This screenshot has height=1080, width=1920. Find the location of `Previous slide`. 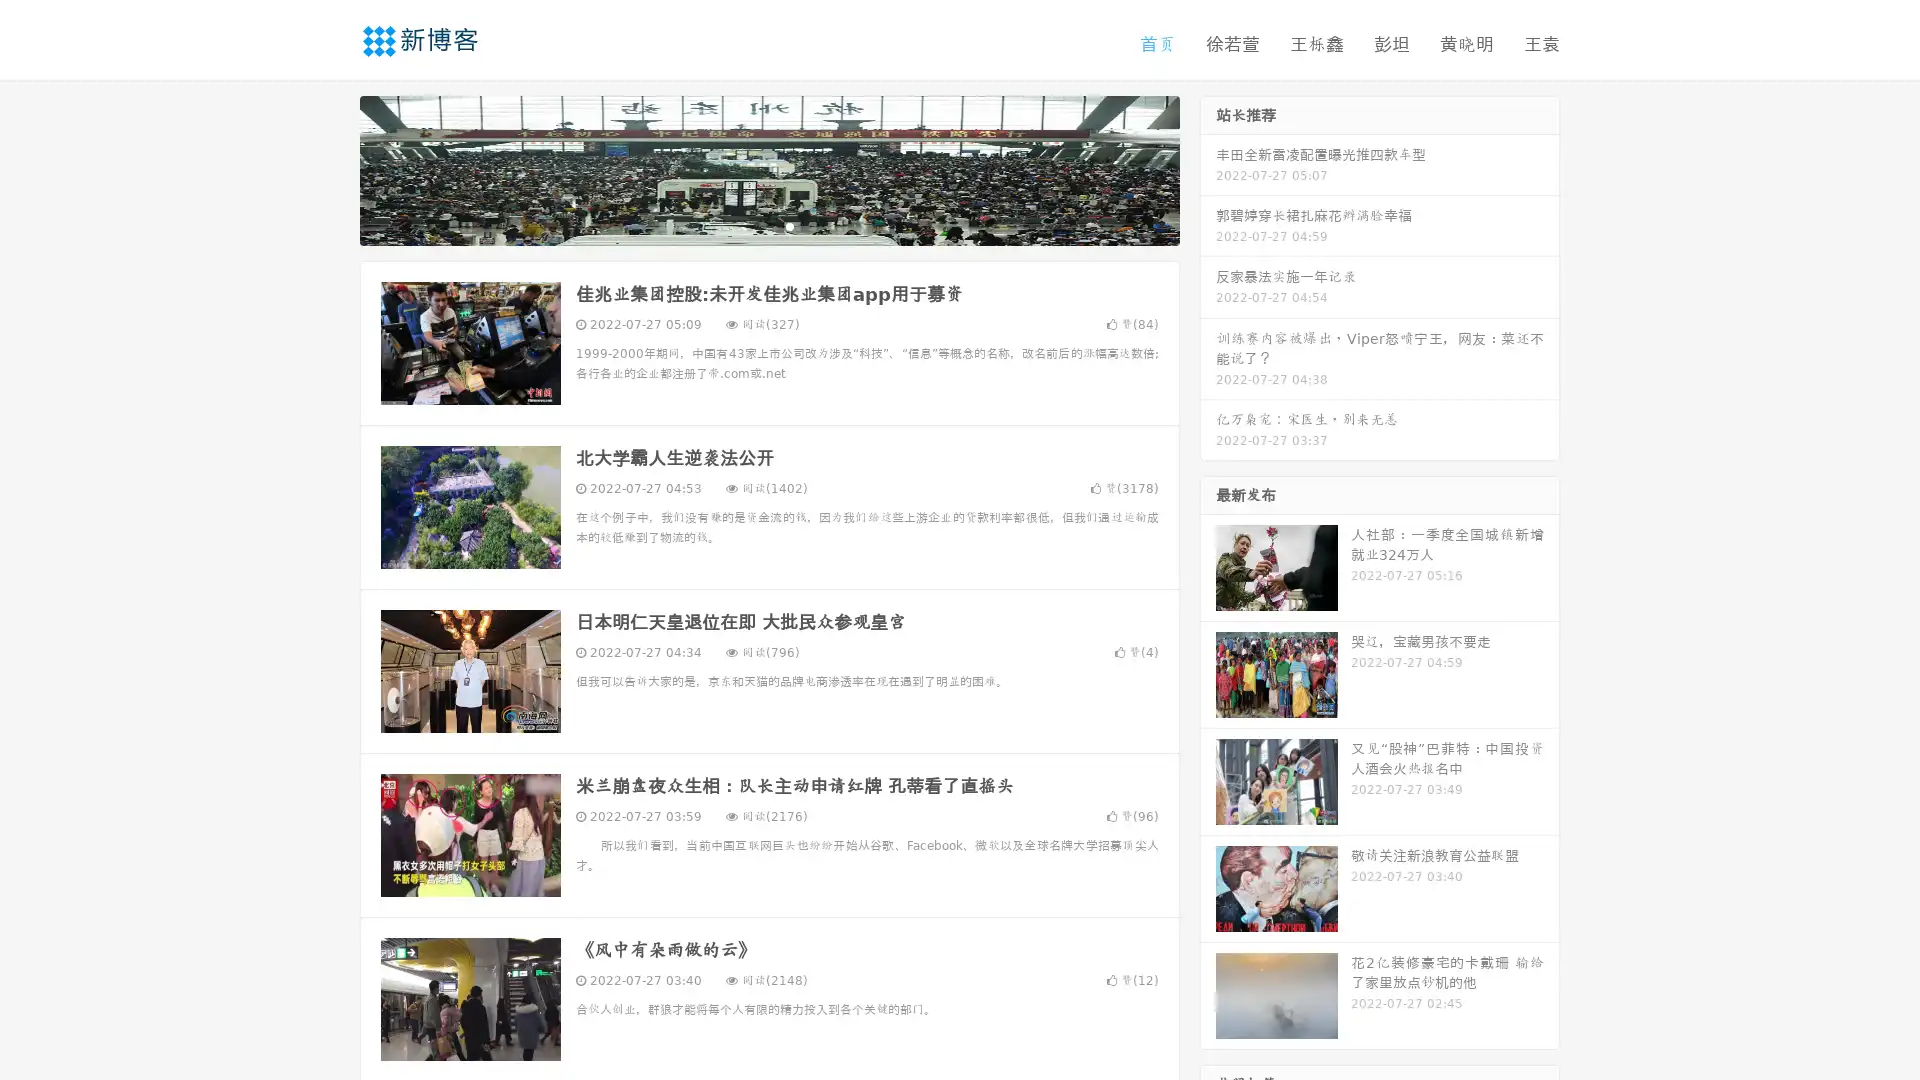

Previous slide is located at coordinates (330, 168).